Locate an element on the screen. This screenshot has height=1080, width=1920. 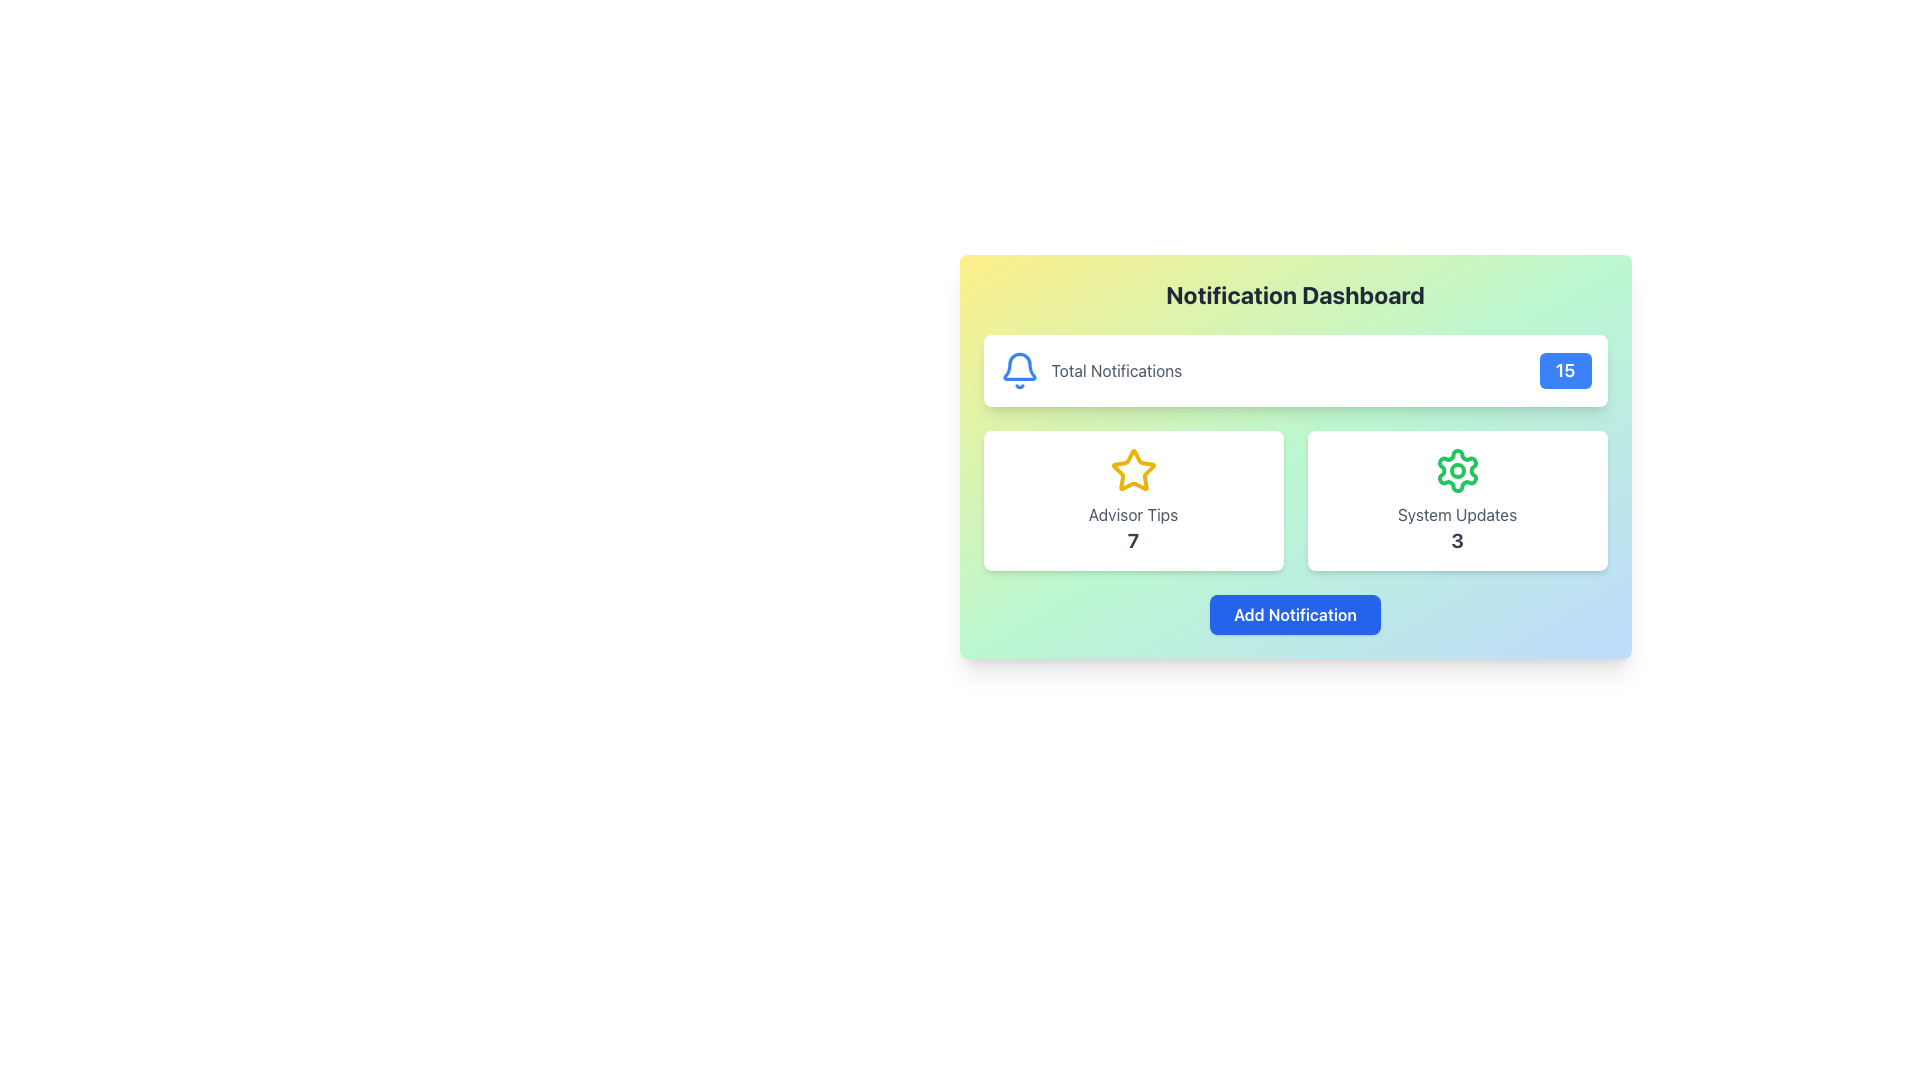
the green gear icon representing settings, which is centrally positioned at the top of the 'System Updates' card in the grid below the 'Notification Dashboard' heading is located at coordinates (1457, 470).